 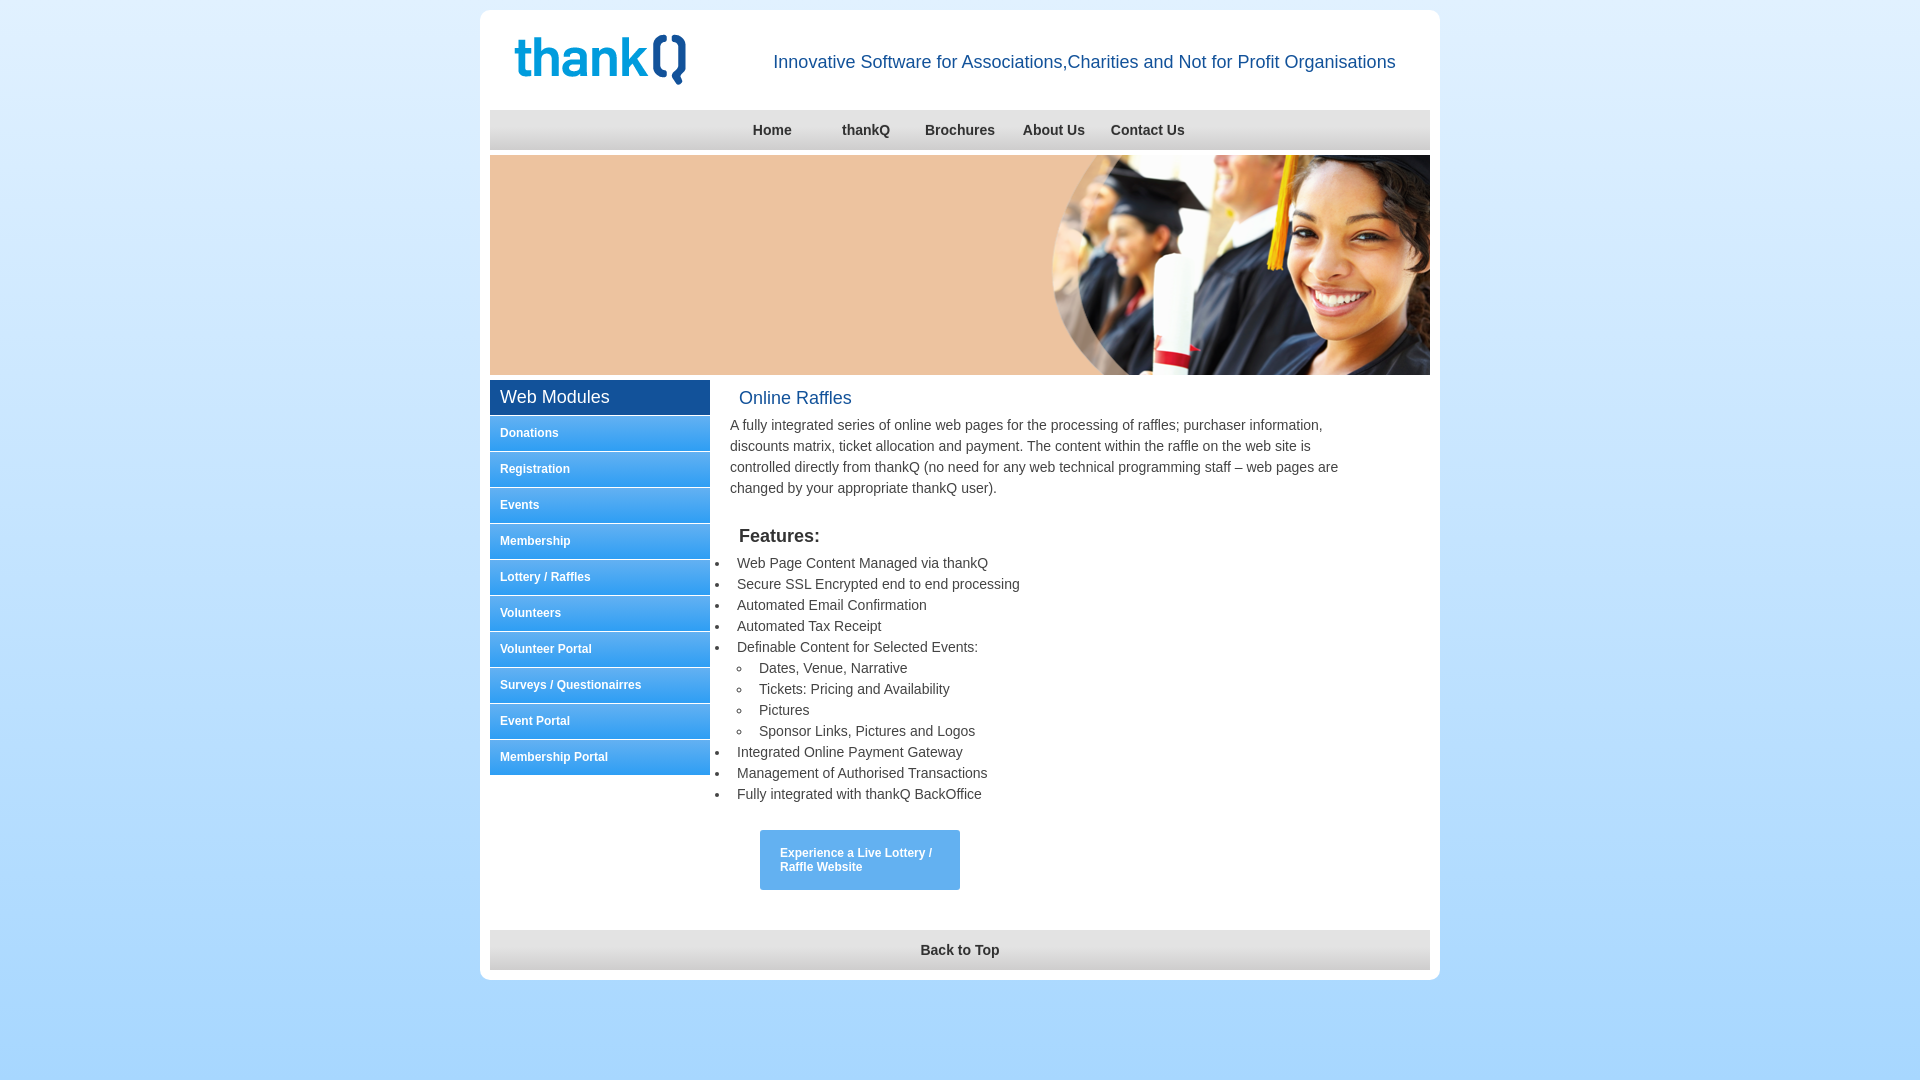 What do you see at coordinates (599, 612) in the screenshot?
I see `'Volunteers'` at bounding box center [599, 612].